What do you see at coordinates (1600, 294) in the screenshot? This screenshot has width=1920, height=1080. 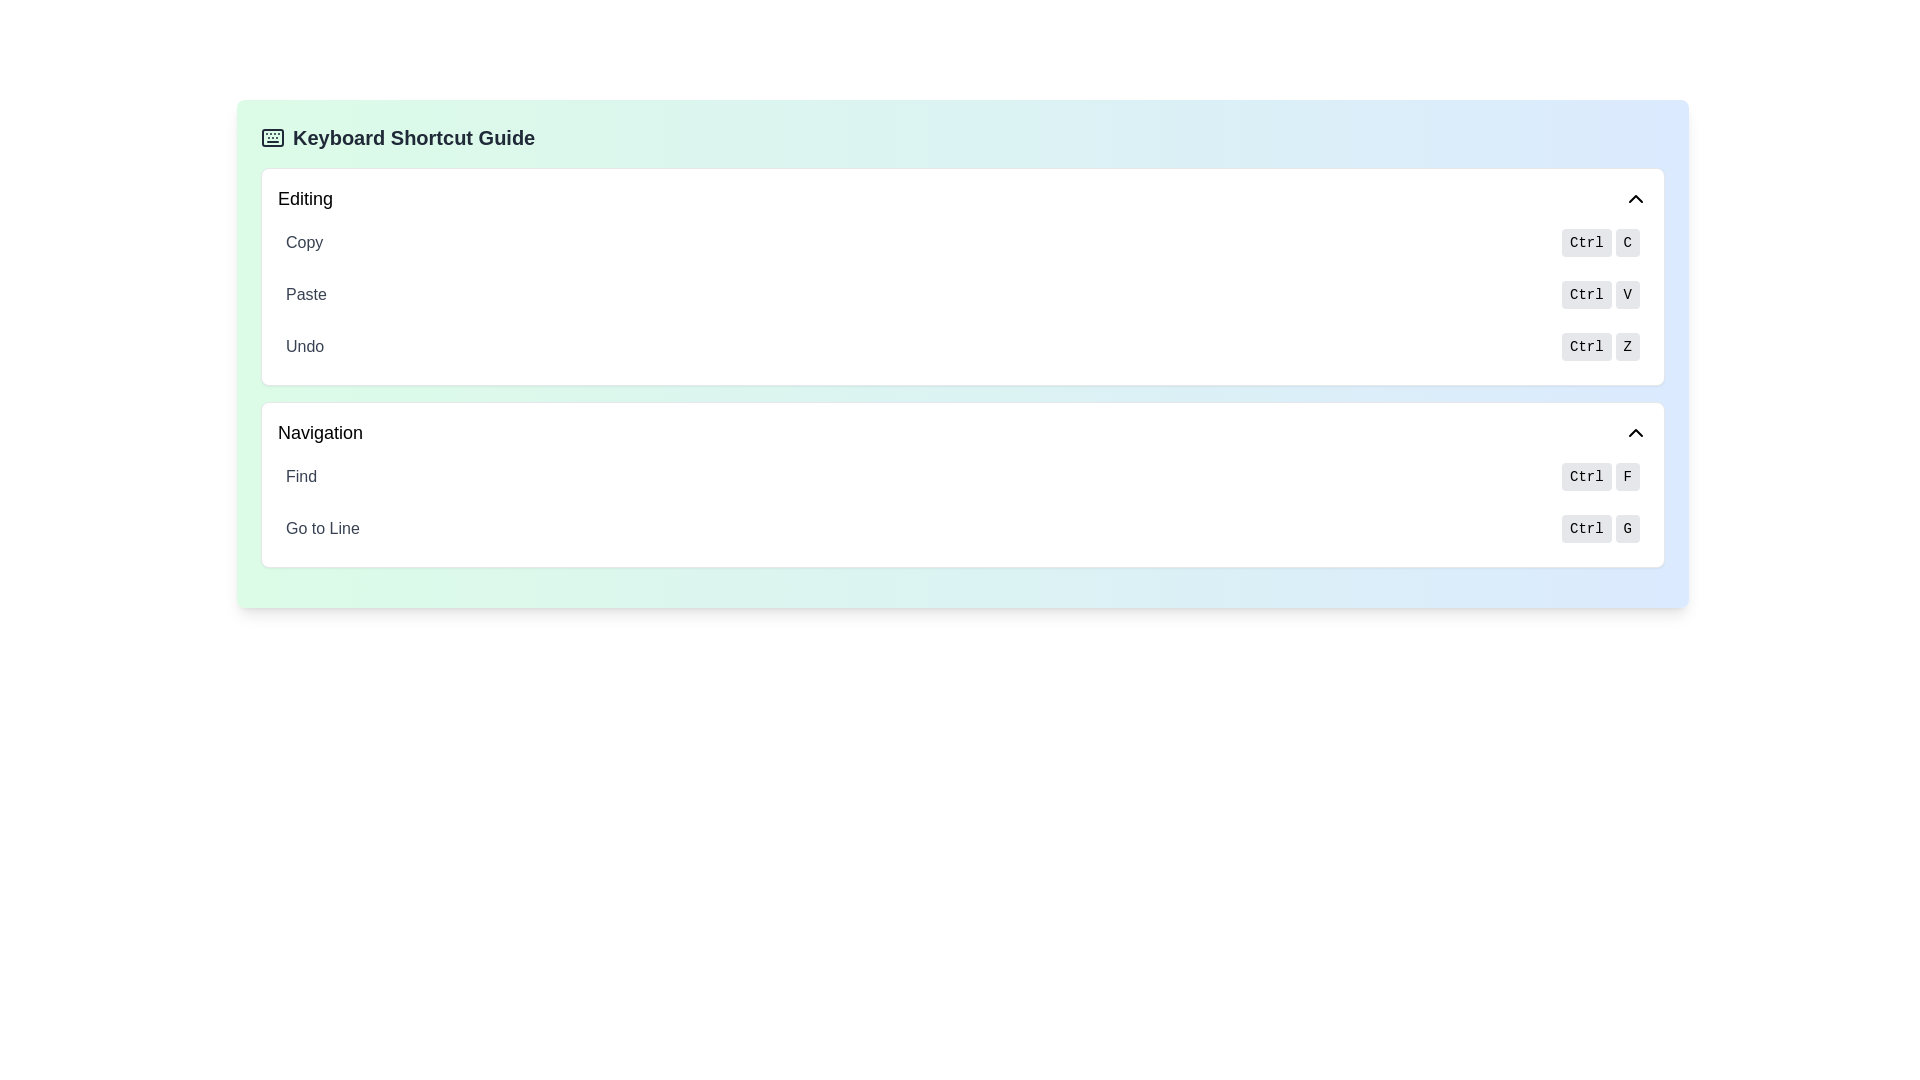 I see `the 'Ctrl' button, which is a small rectangular button with rounded corners and a grey background` at bounding box center [1600, 294].